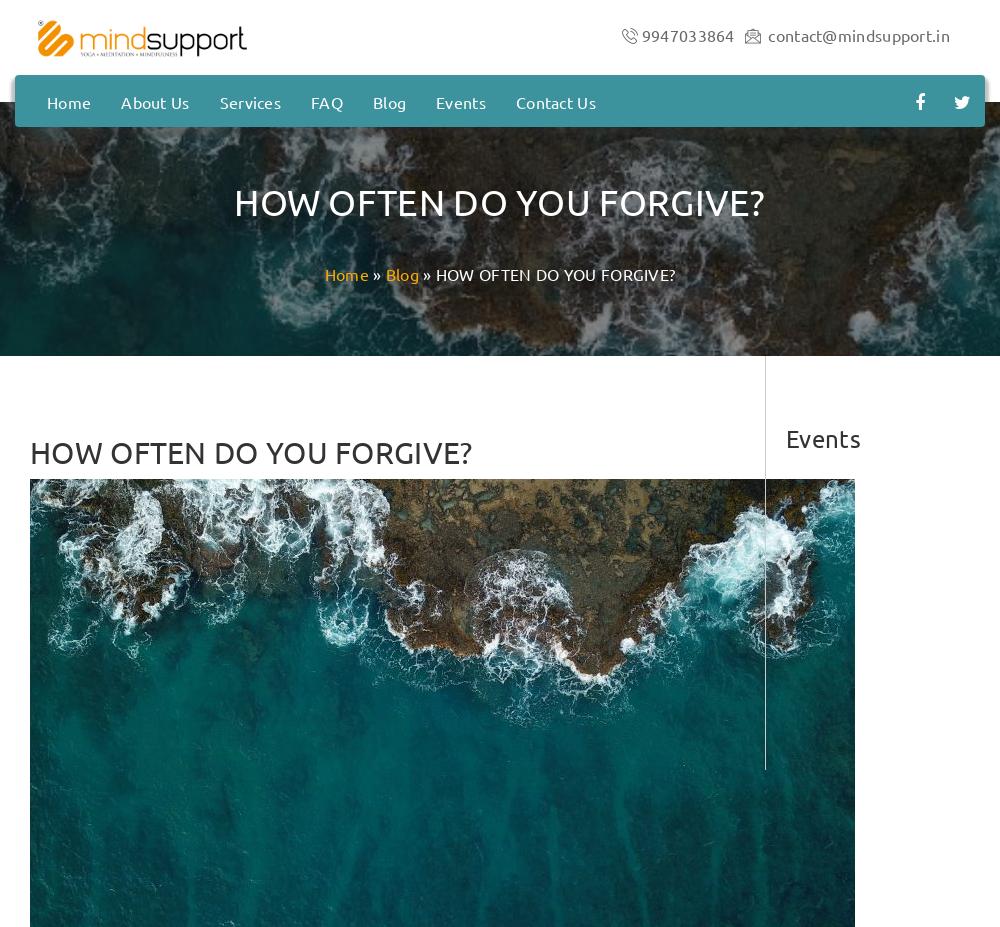 The height and width of the screenshot is (927, 1000). What do you see at coordinates (555, 100) in the screenshot?
I see `'Contact Us'` at bounding box center [555, 100].